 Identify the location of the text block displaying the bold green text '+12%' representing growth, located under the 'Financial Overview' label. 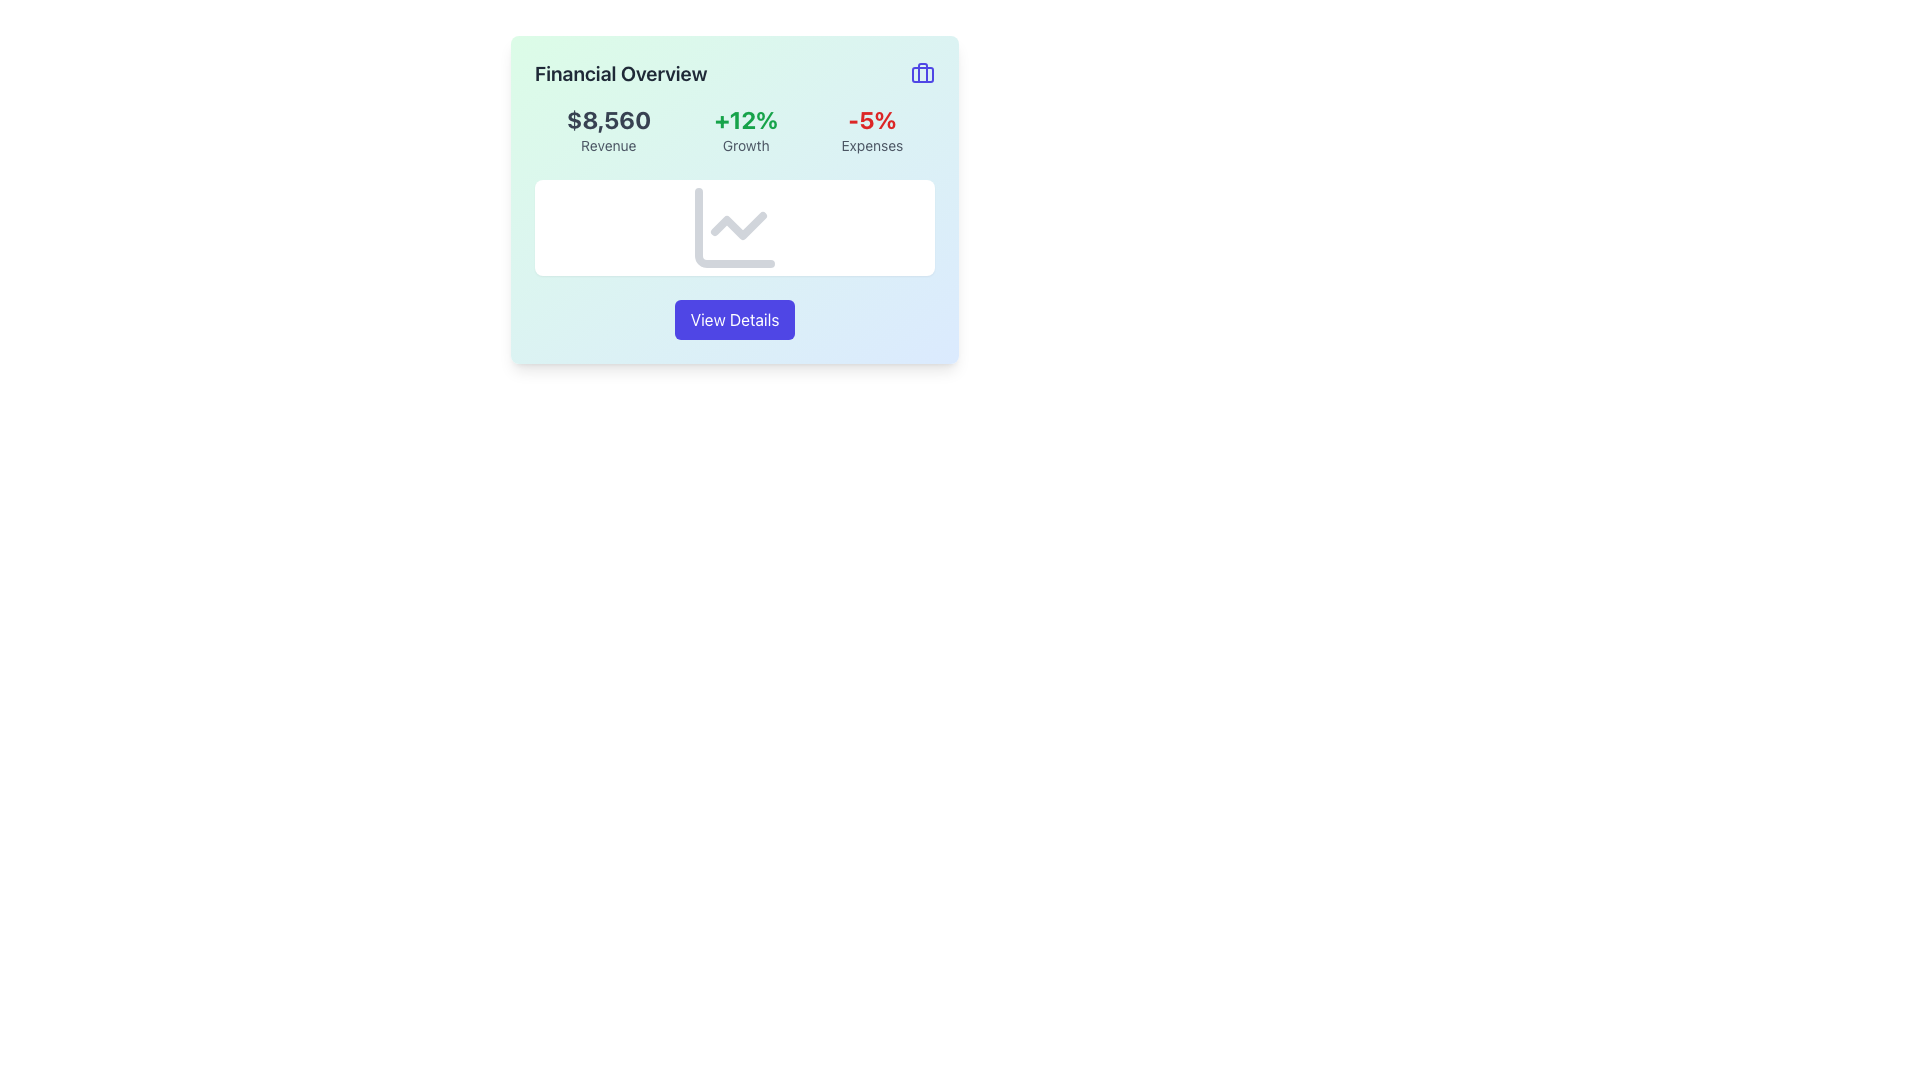
(745, 130).